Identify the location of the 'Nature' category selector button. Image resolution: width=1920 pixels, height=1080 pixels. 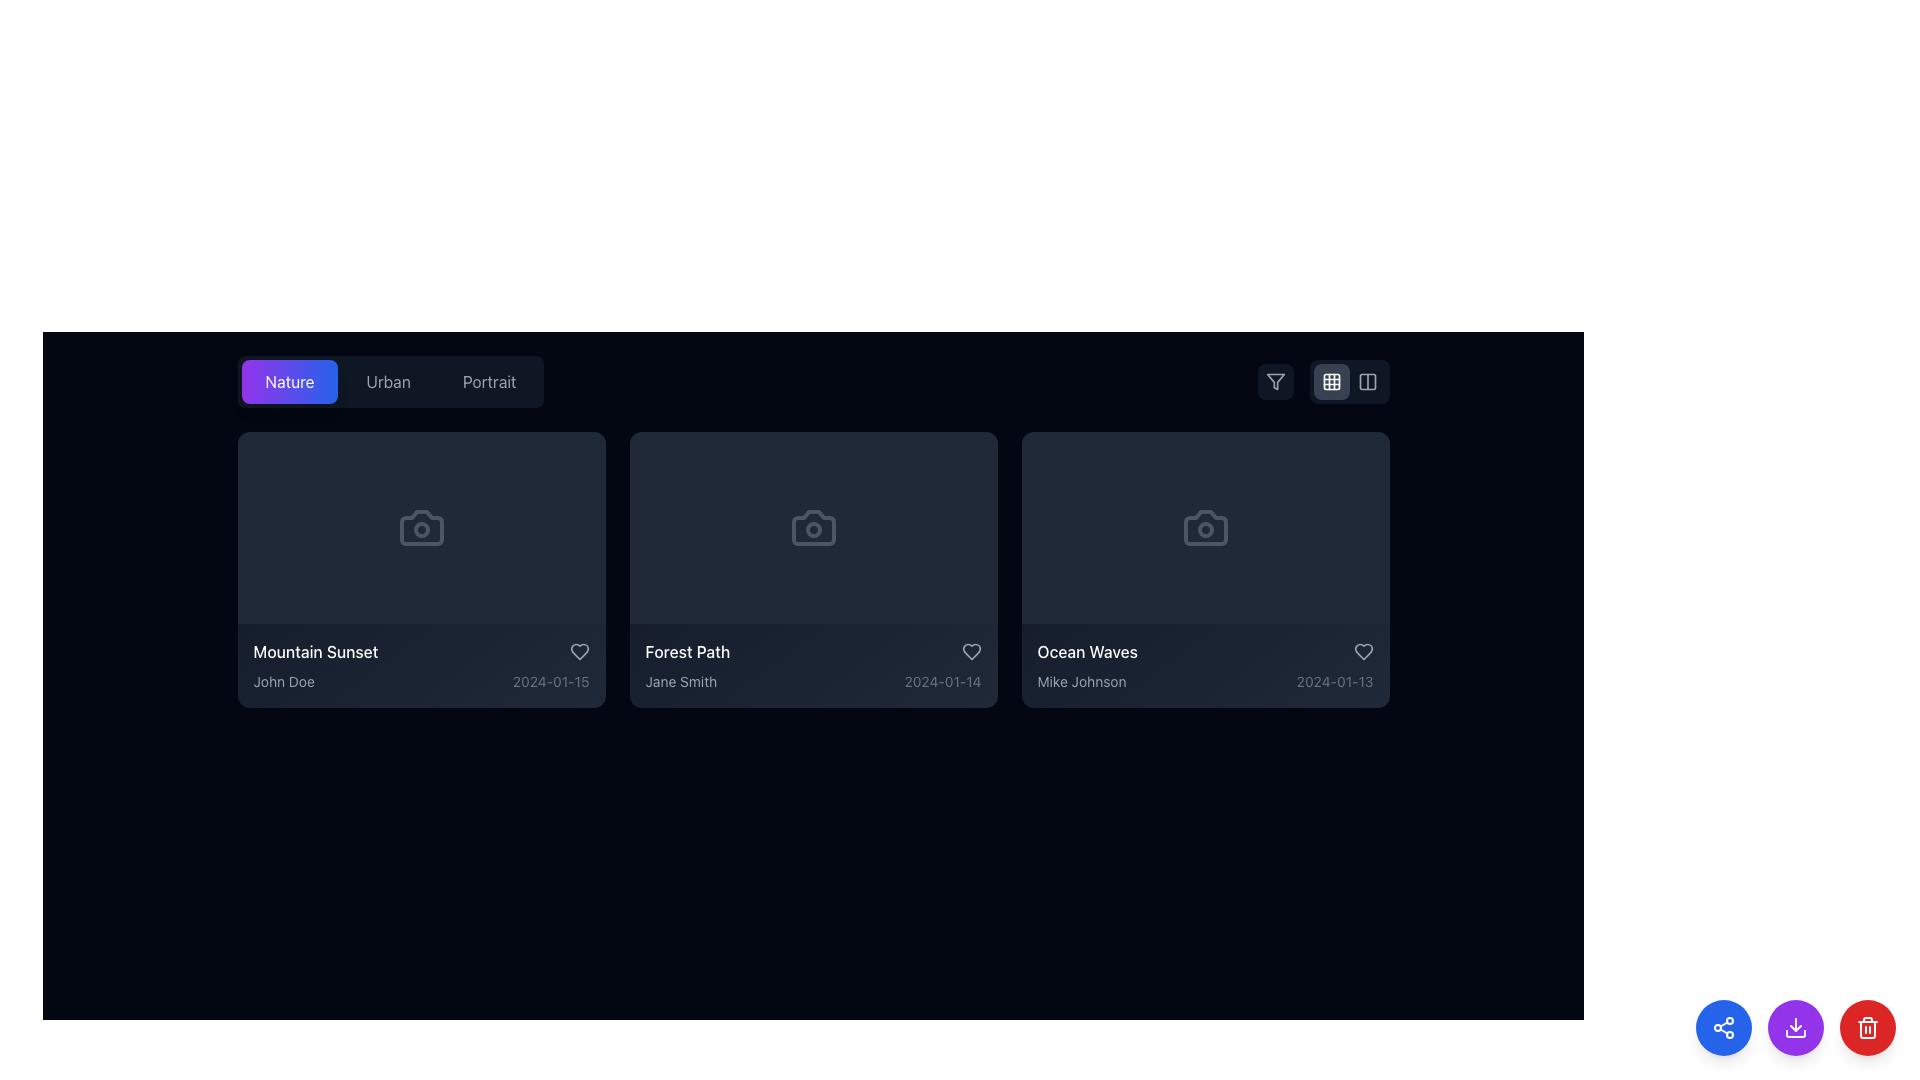
(288, 381).